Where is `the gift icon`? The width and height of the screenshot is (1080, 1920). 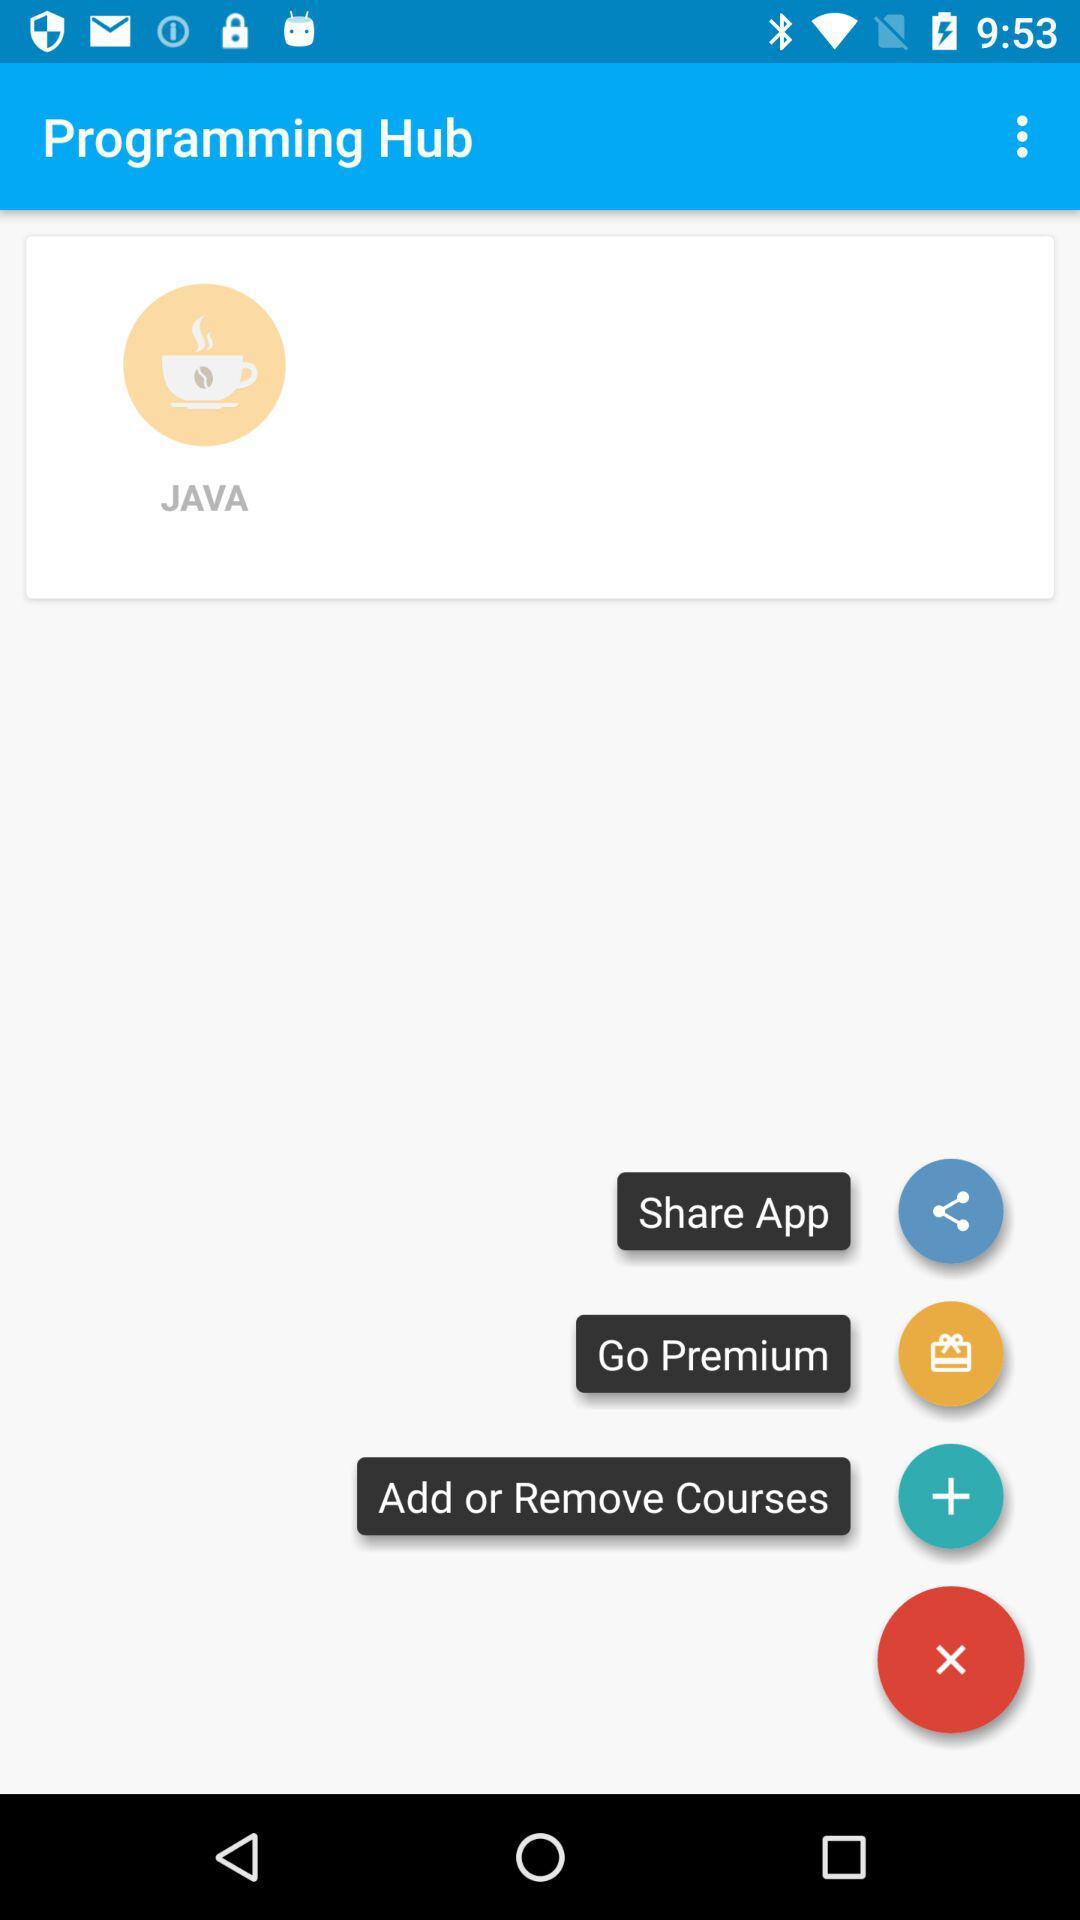
the gift icon is located at coordinates (950, 1353).